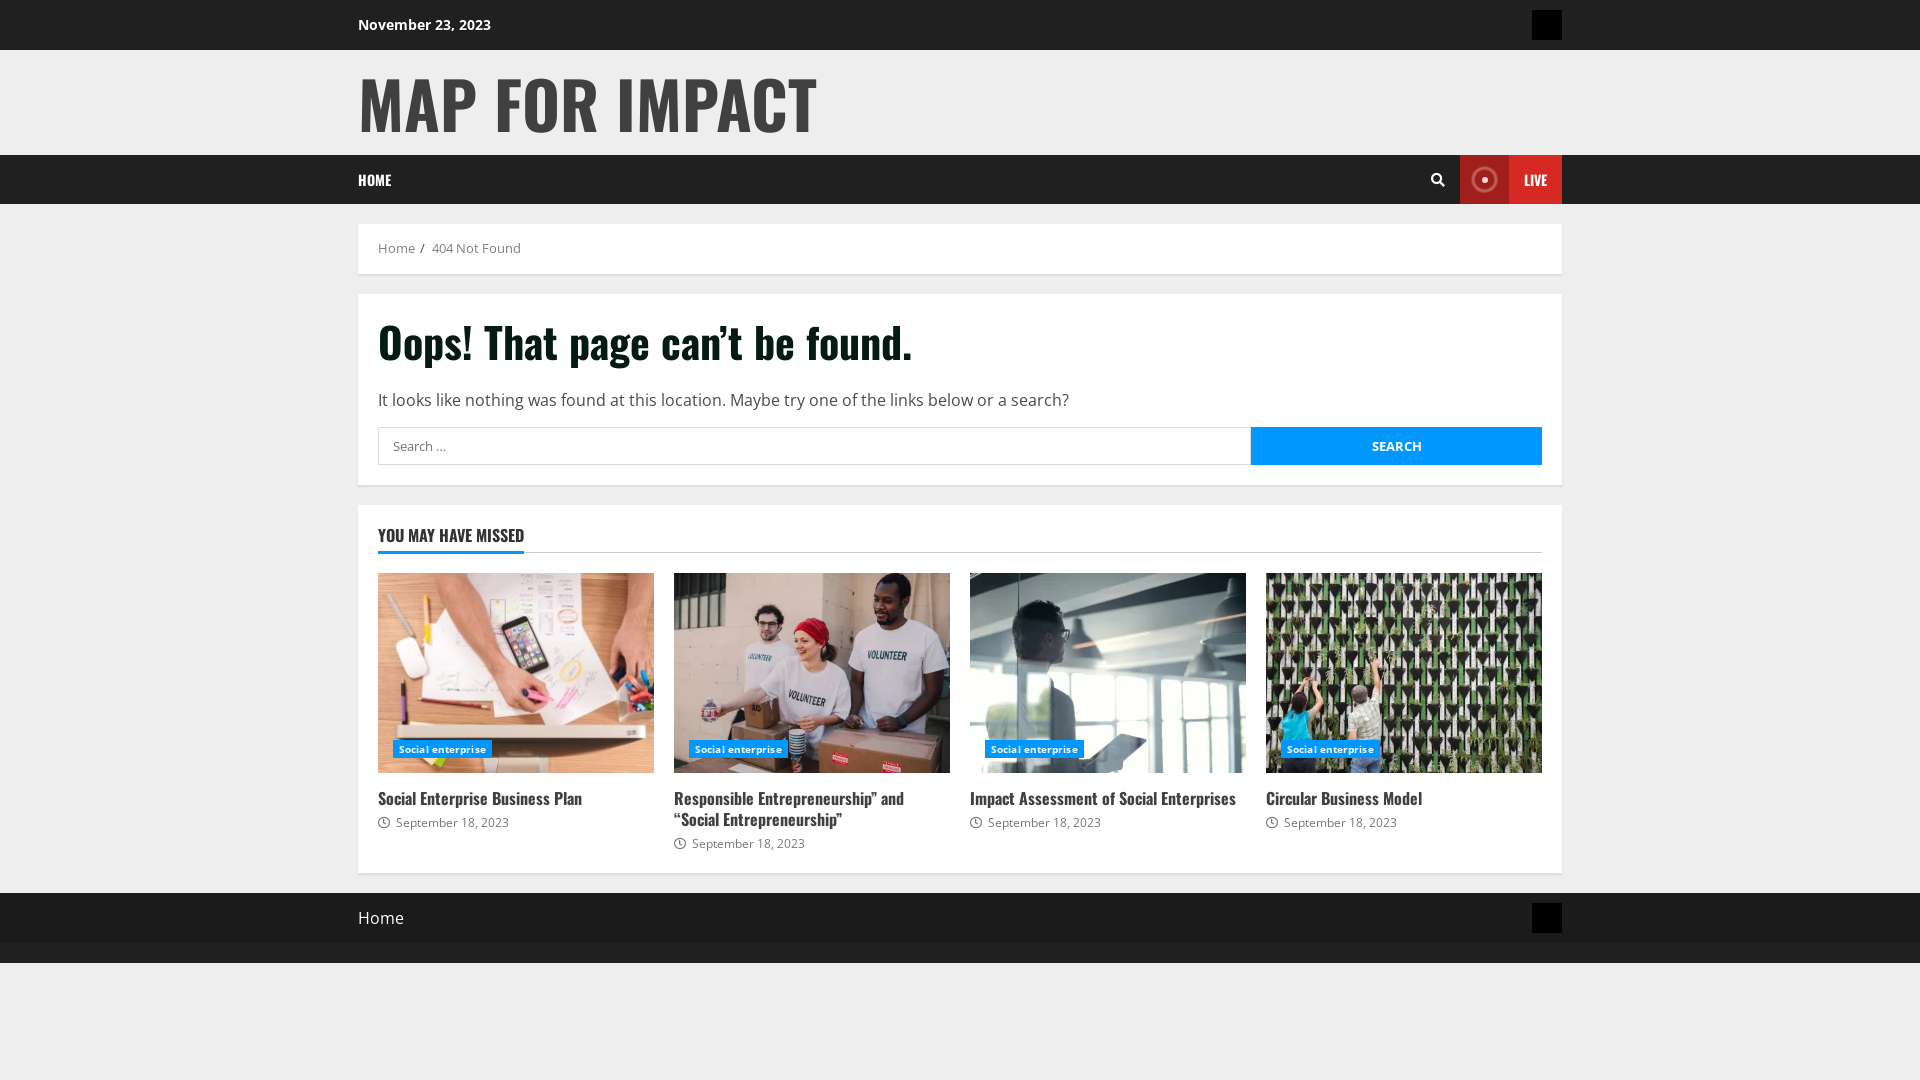  Describe the element at coordinates (480, 797) in the screenshot. I see `'Social Enterprise Business Plan'` at that location.